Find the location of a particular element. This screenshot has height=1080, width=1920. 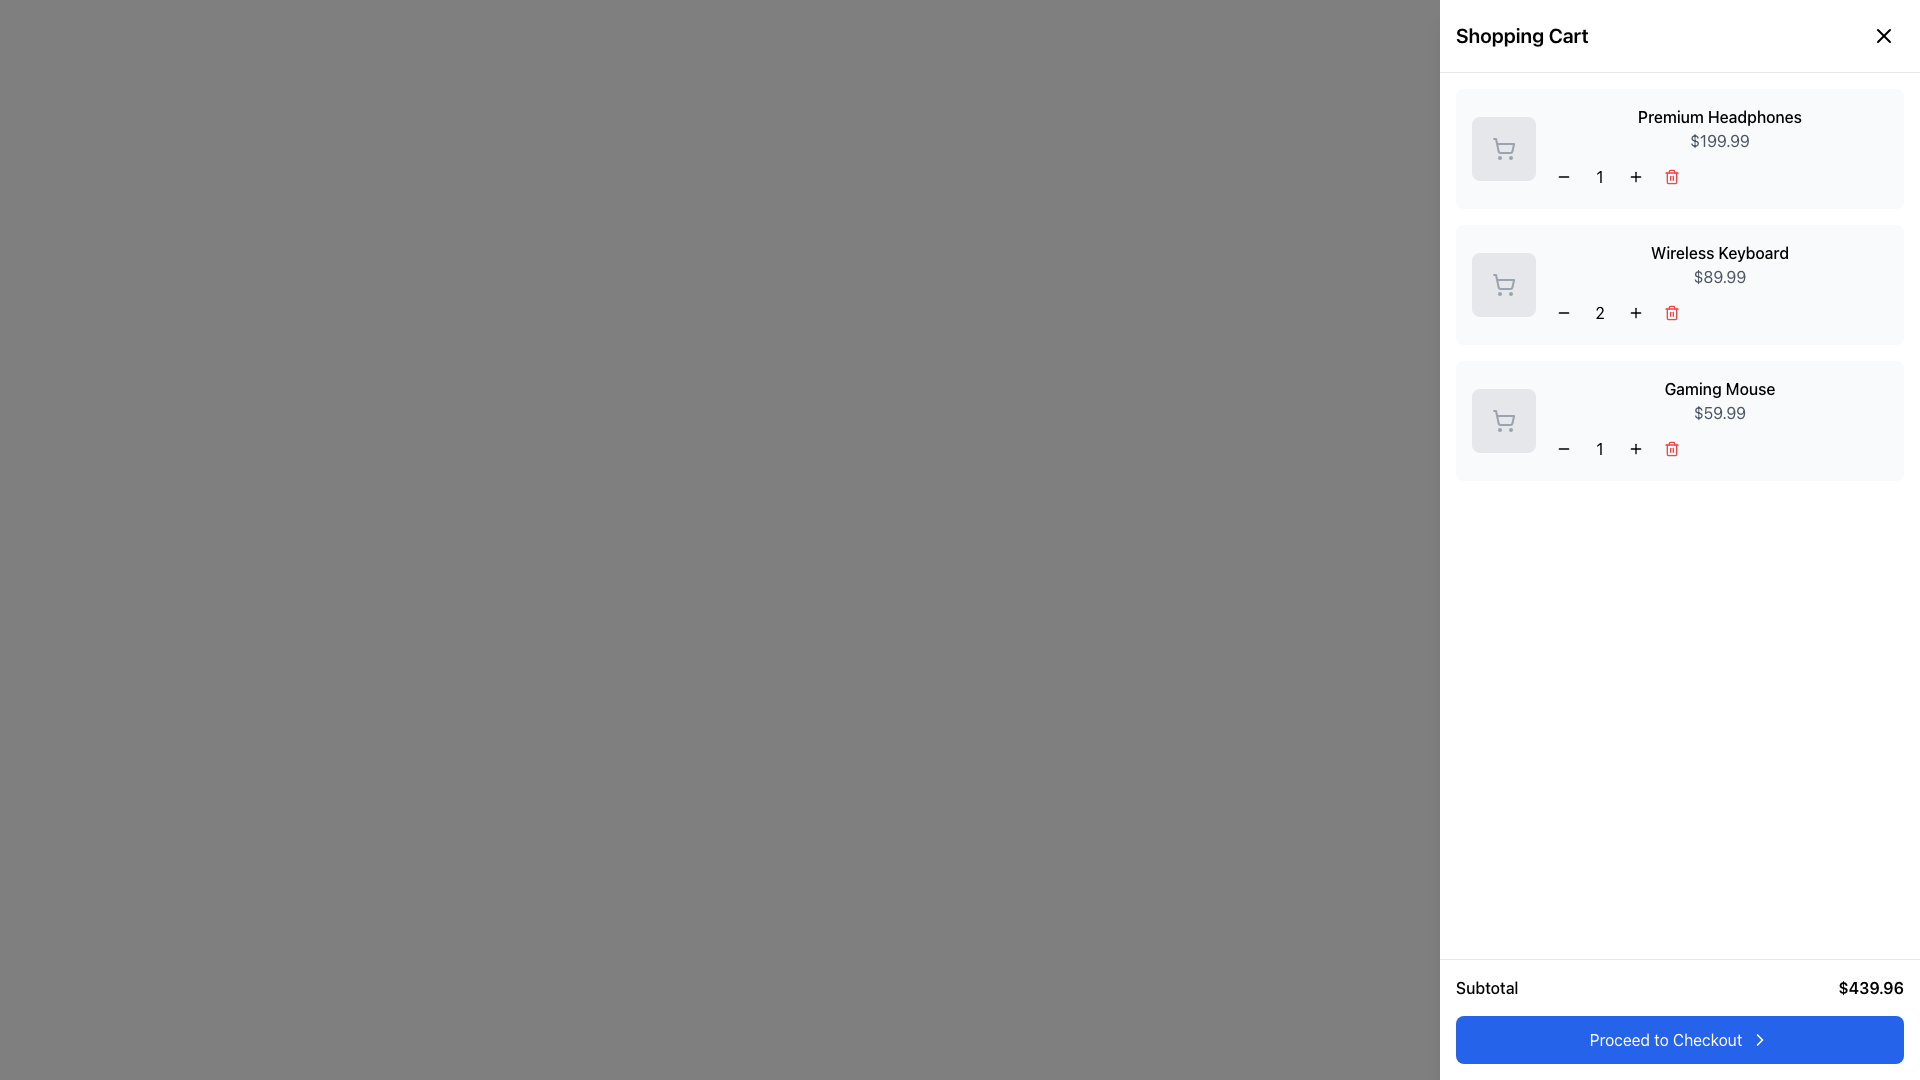

the 'Gaming Mouse' text display element that shows the price '$59.99' in a subtle gray color, located in the shopping cart interface as the third item listed is located at coordinates (1718, 419).